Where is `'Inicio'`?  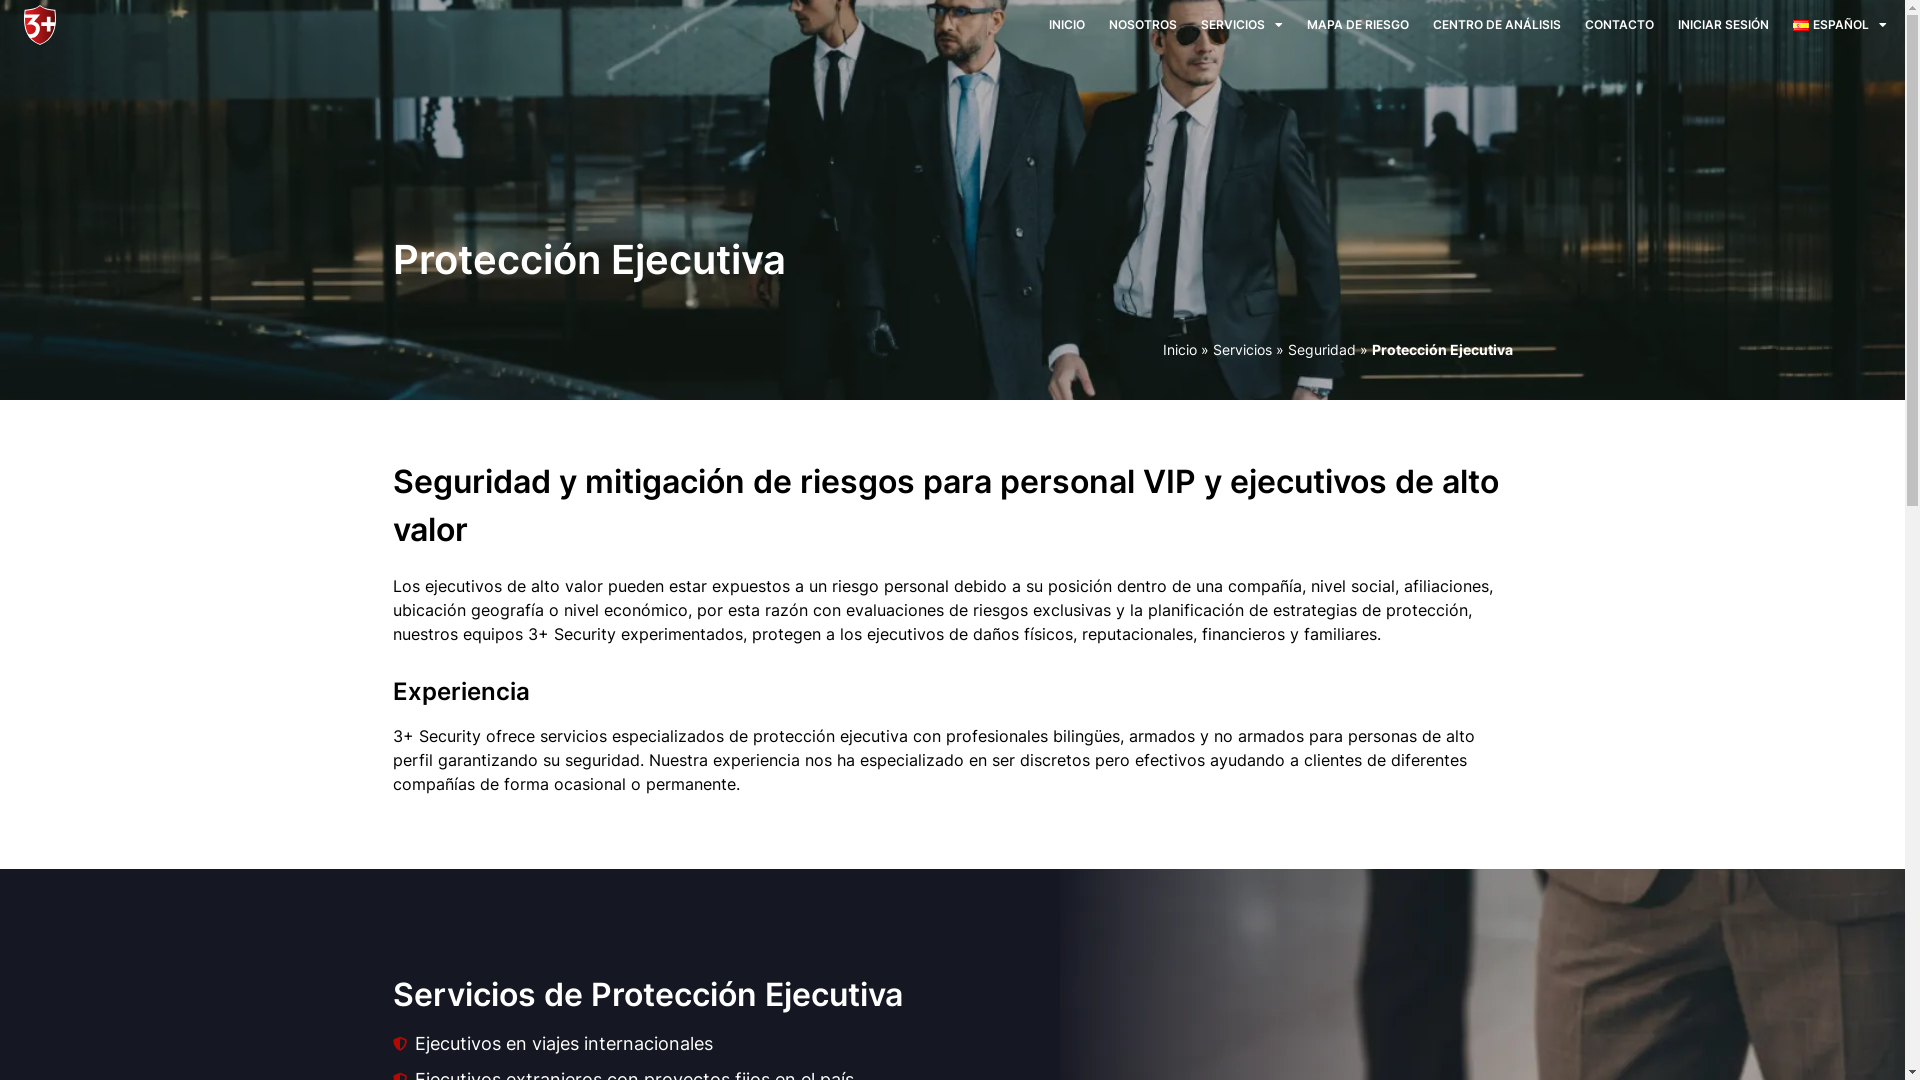
'Inicio' is located at coordinates (1161, 349).